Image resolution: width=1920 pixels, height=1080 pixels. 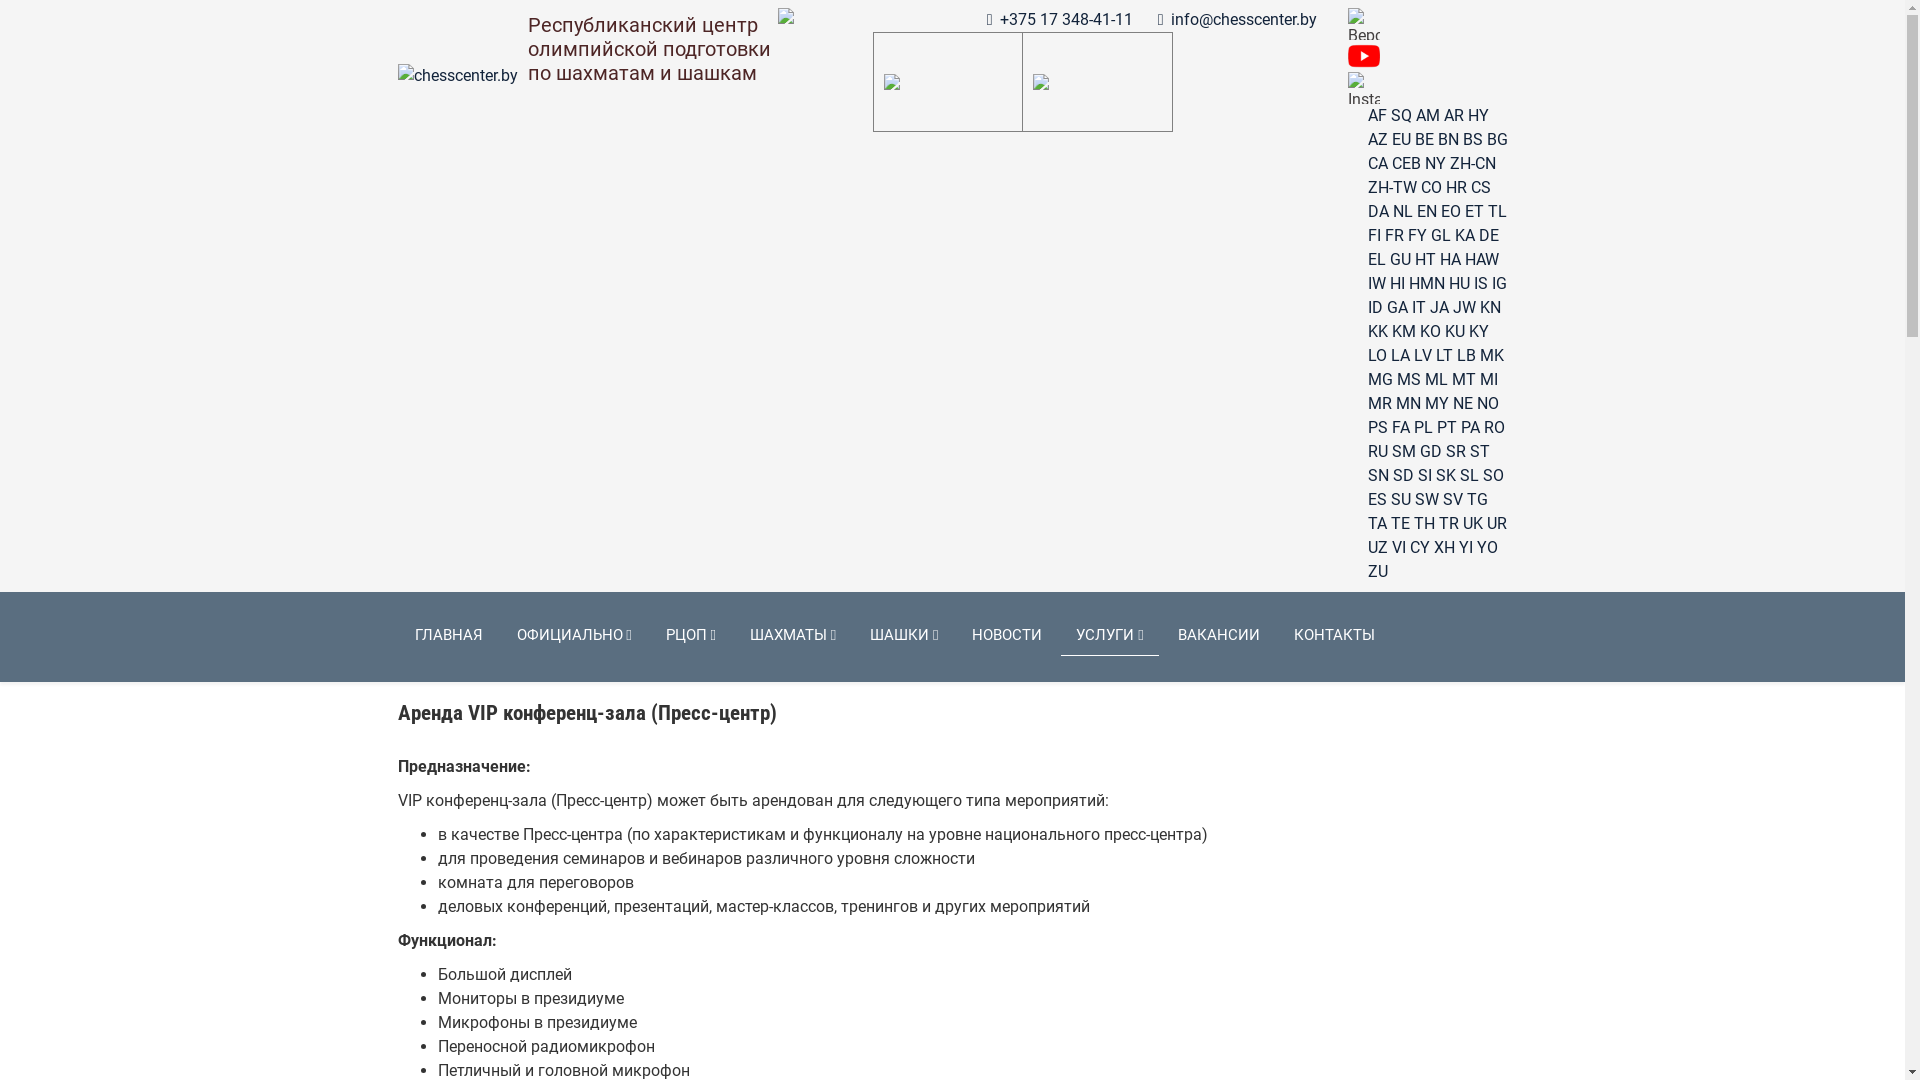 What do you see at coordinates (1416, 475) in the screenshot?
I see `'SI'` at bounding box center [1416, 475].